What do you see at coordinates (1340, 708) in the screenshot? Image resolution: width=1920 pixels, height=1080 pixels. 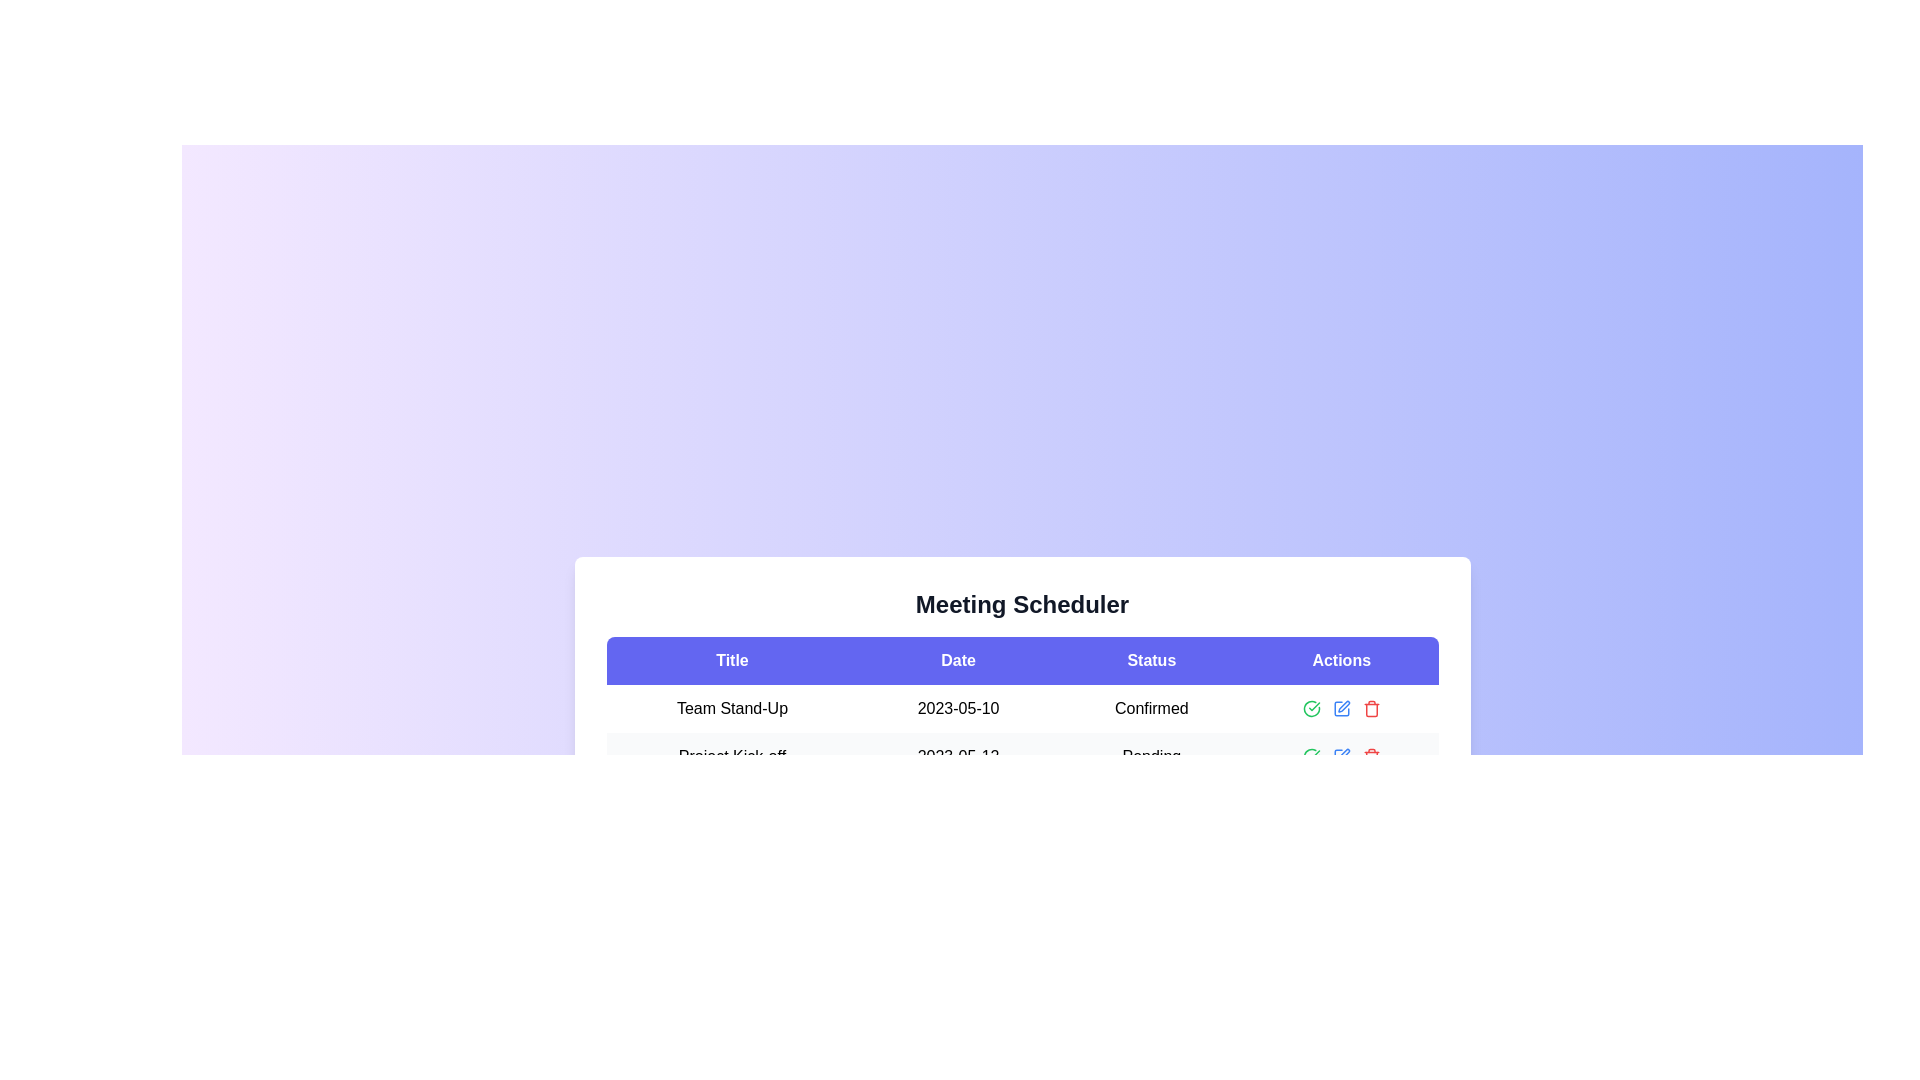 I see `the blue pencil icon in the fourth column under the 'Actions' header for the 'Team Stand-Up' row` at bounding box center [1340, 708].